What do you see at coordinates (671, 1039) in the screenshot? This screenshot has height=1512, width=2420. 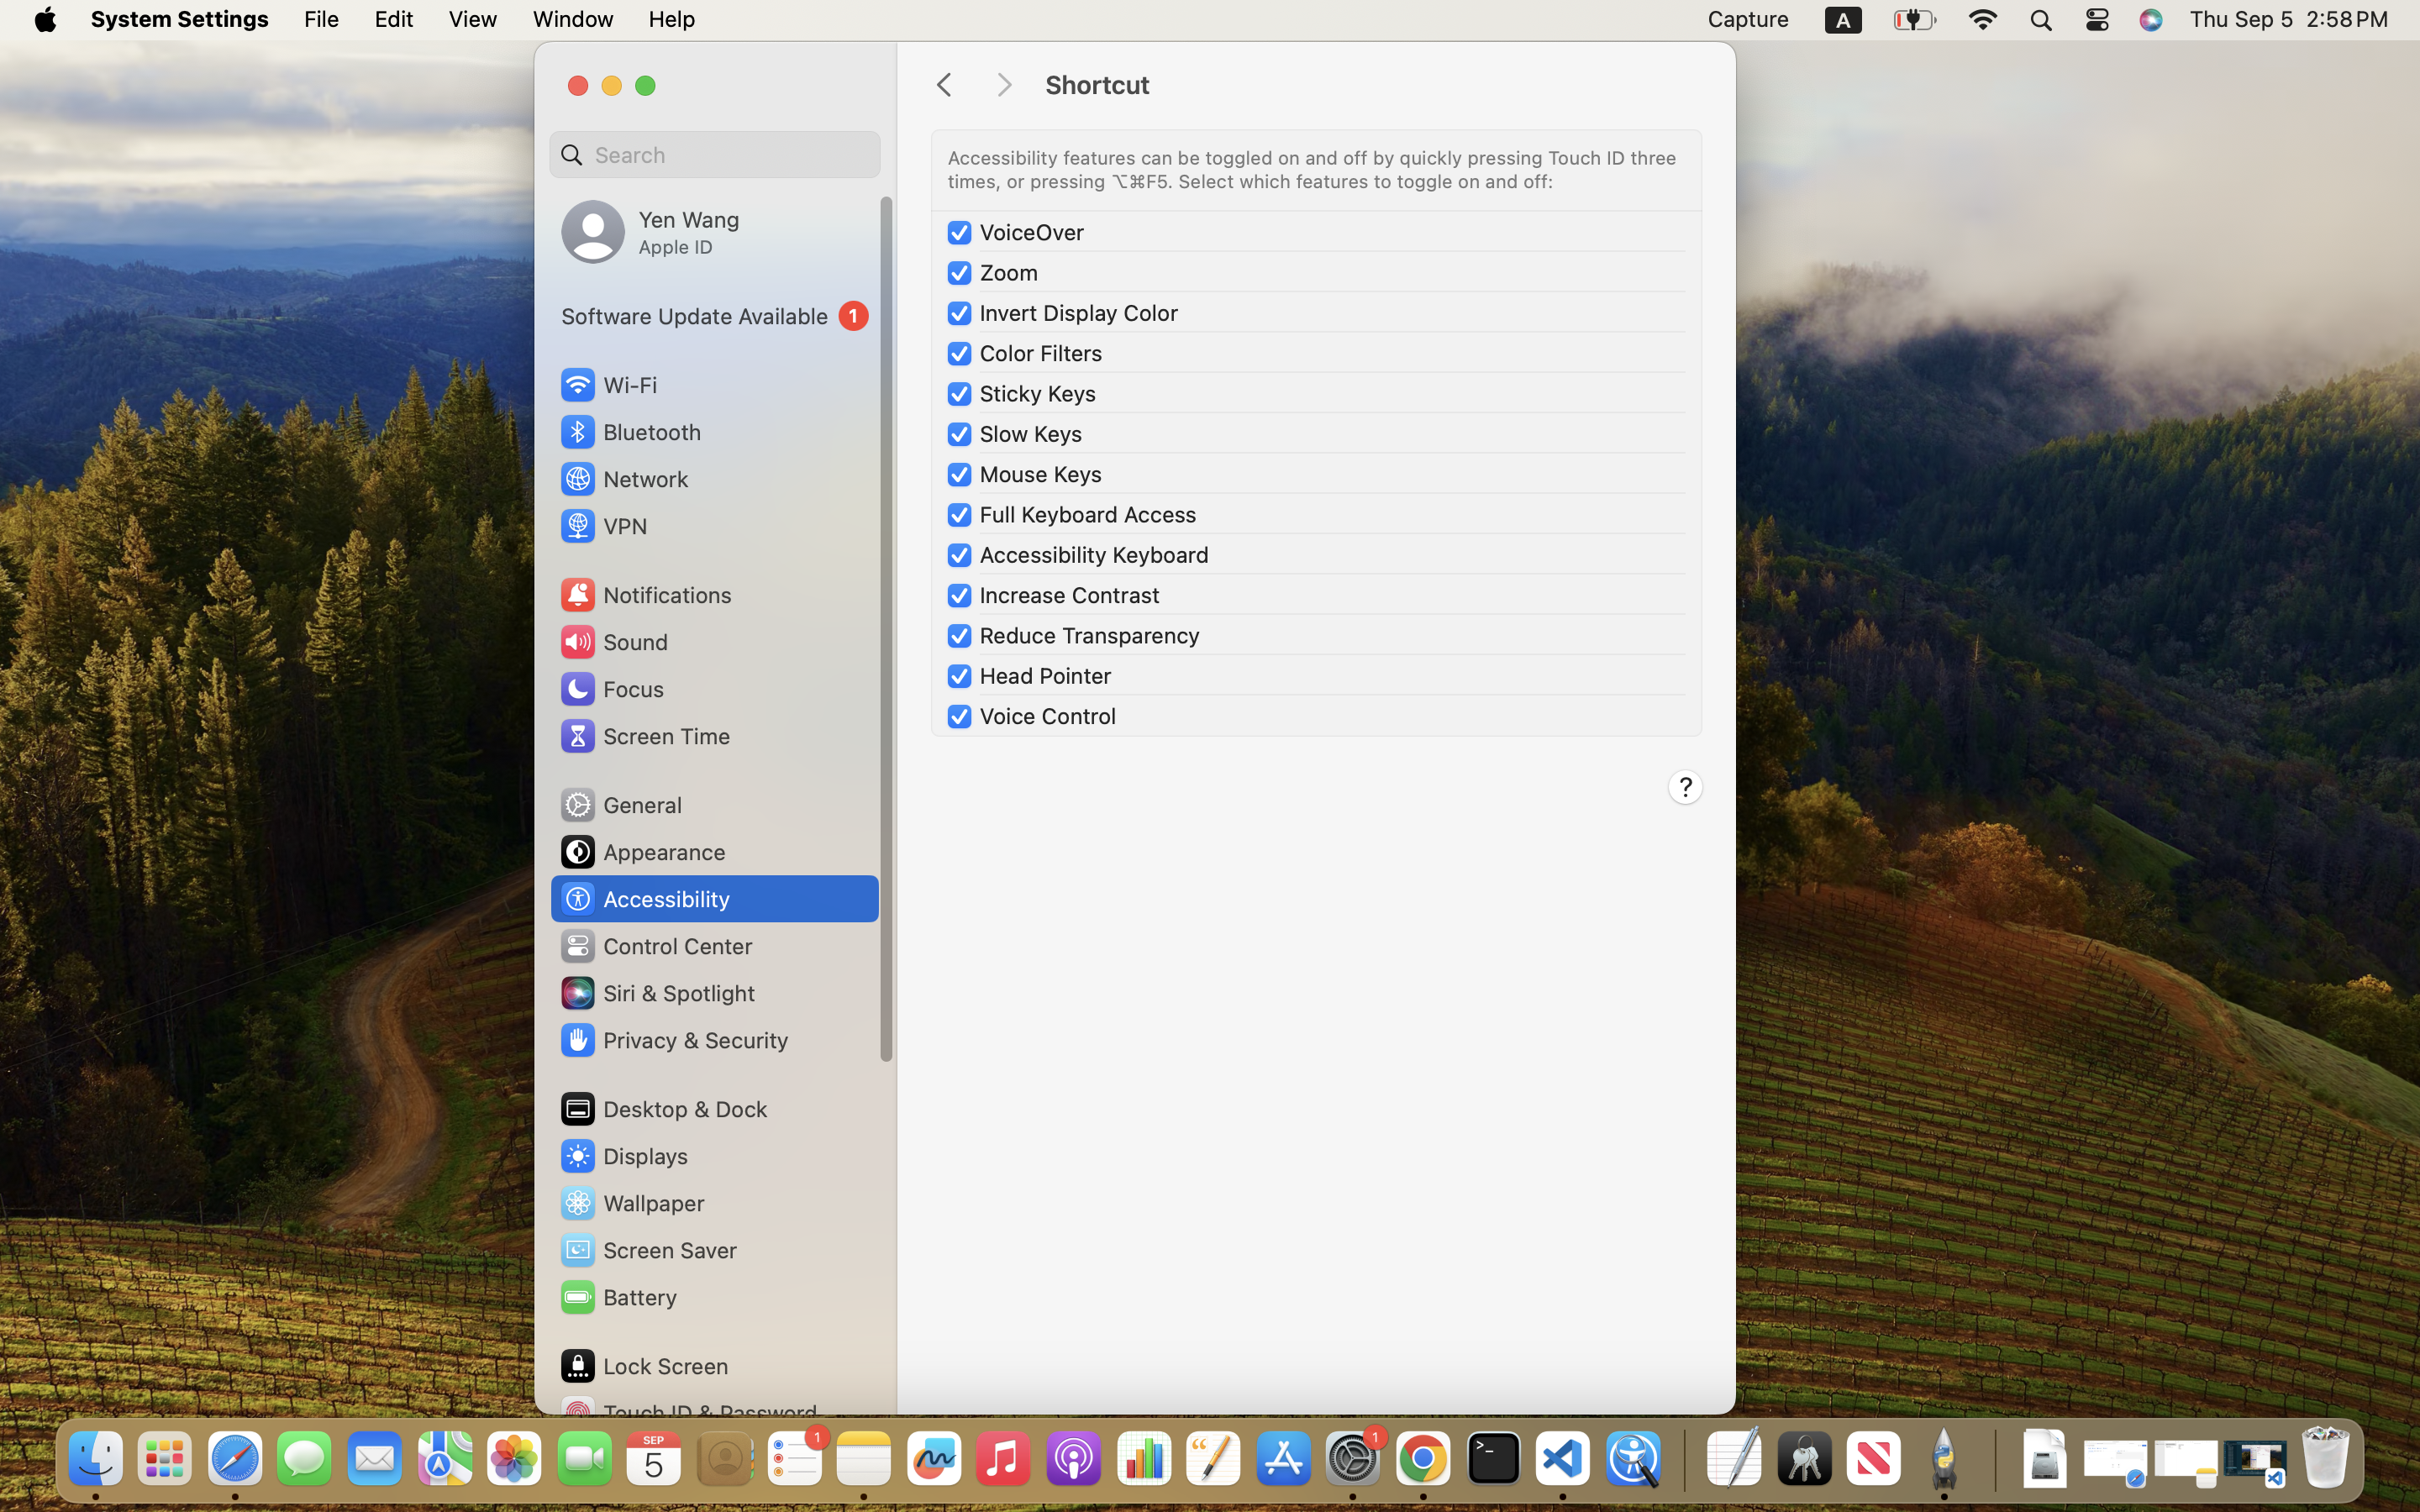 I see `'Privacy & Security'` at bounding box center [671, 1039].